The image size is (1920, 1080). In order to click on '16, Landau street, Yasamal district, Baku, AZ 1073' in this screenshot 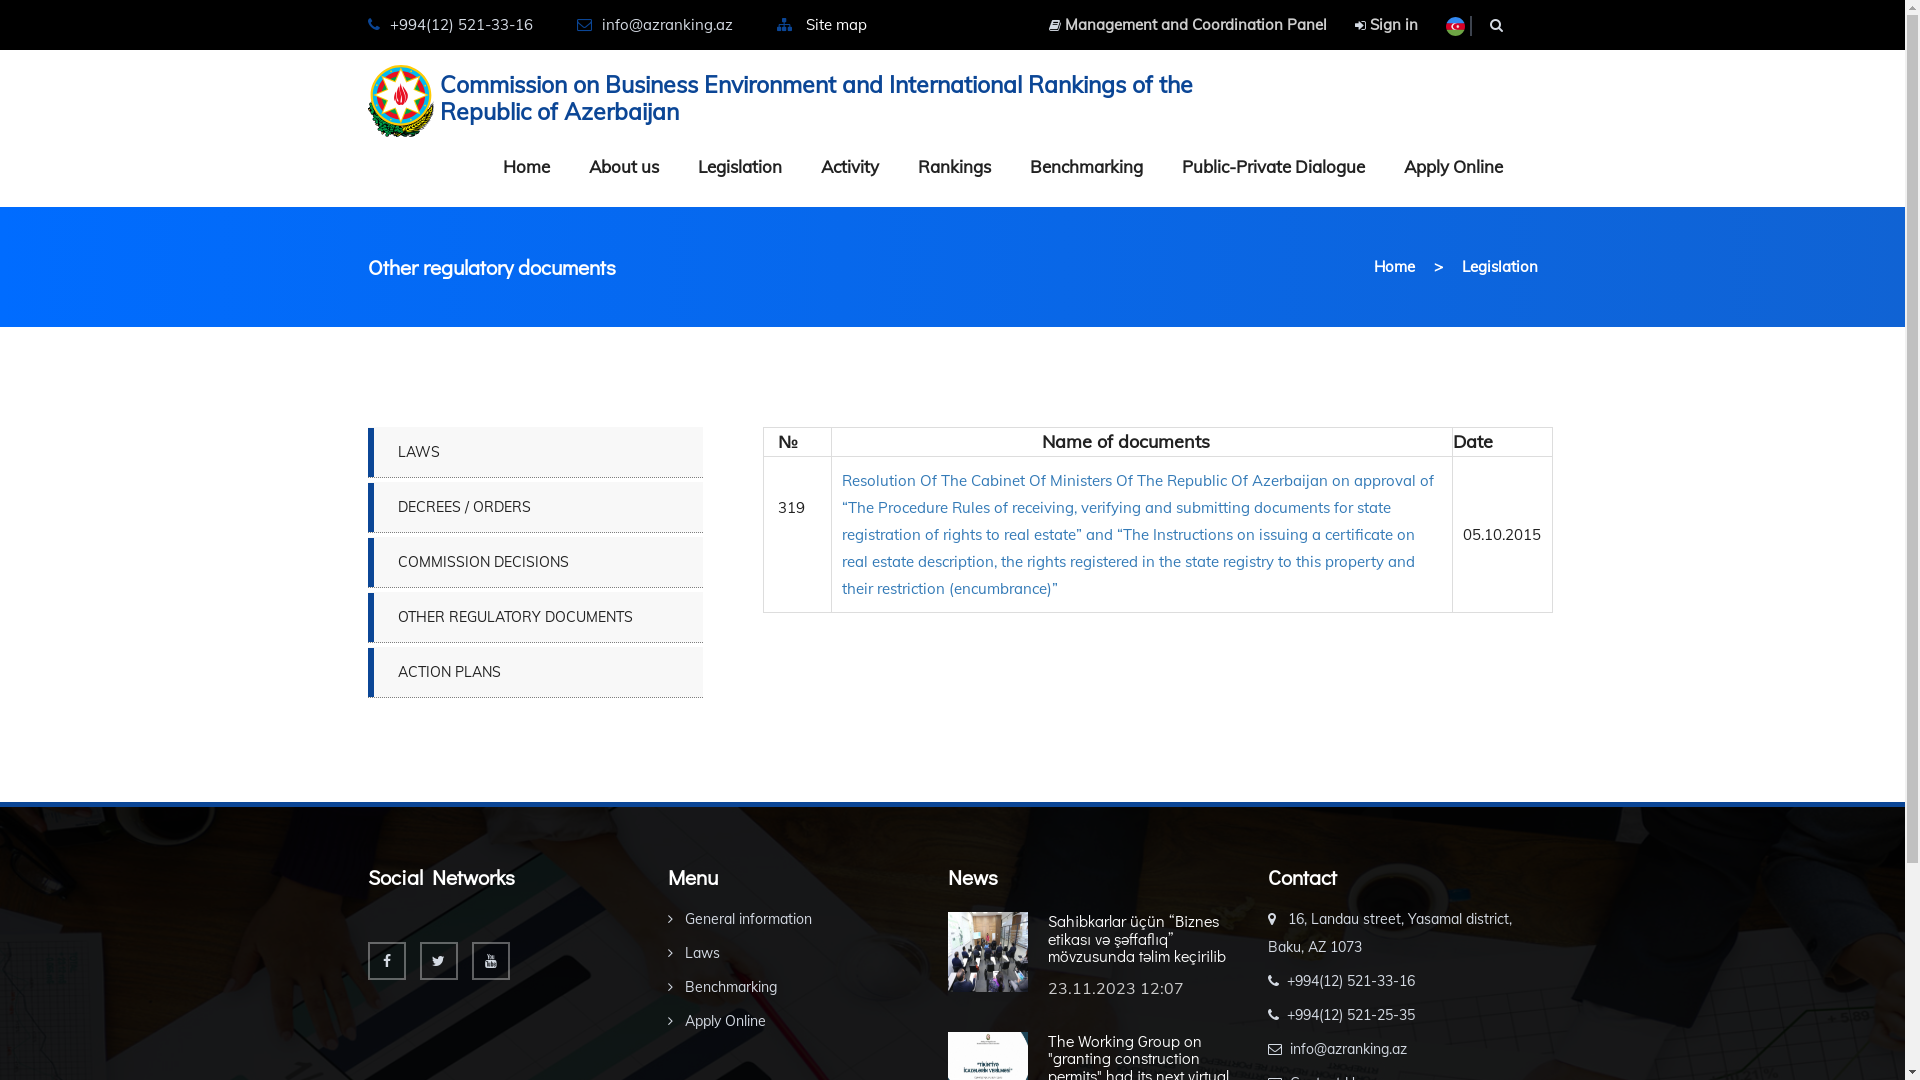, I will do `click(1266, 933)`.